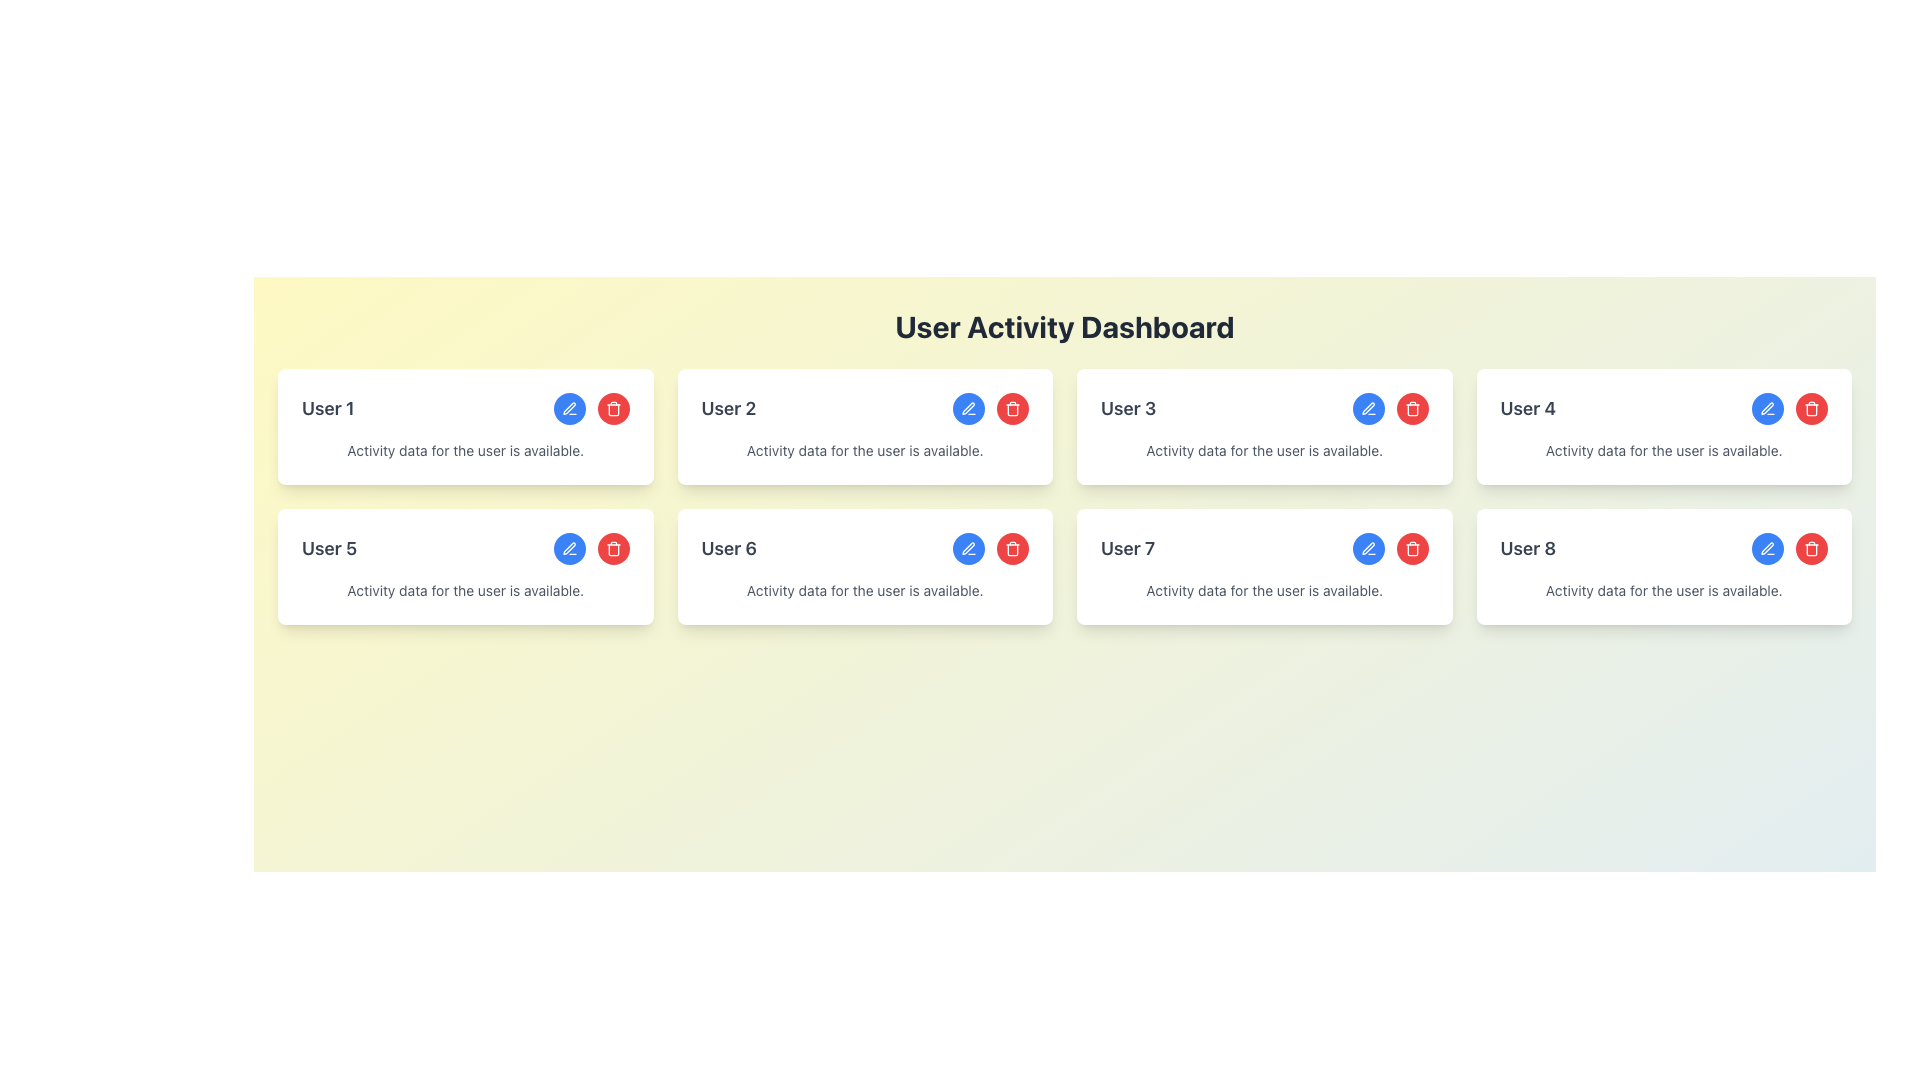  What do you see at coordinates (1012, 408) in the screenshot?
I see `the trash bin icon located` at bounding box center [1012, 408].